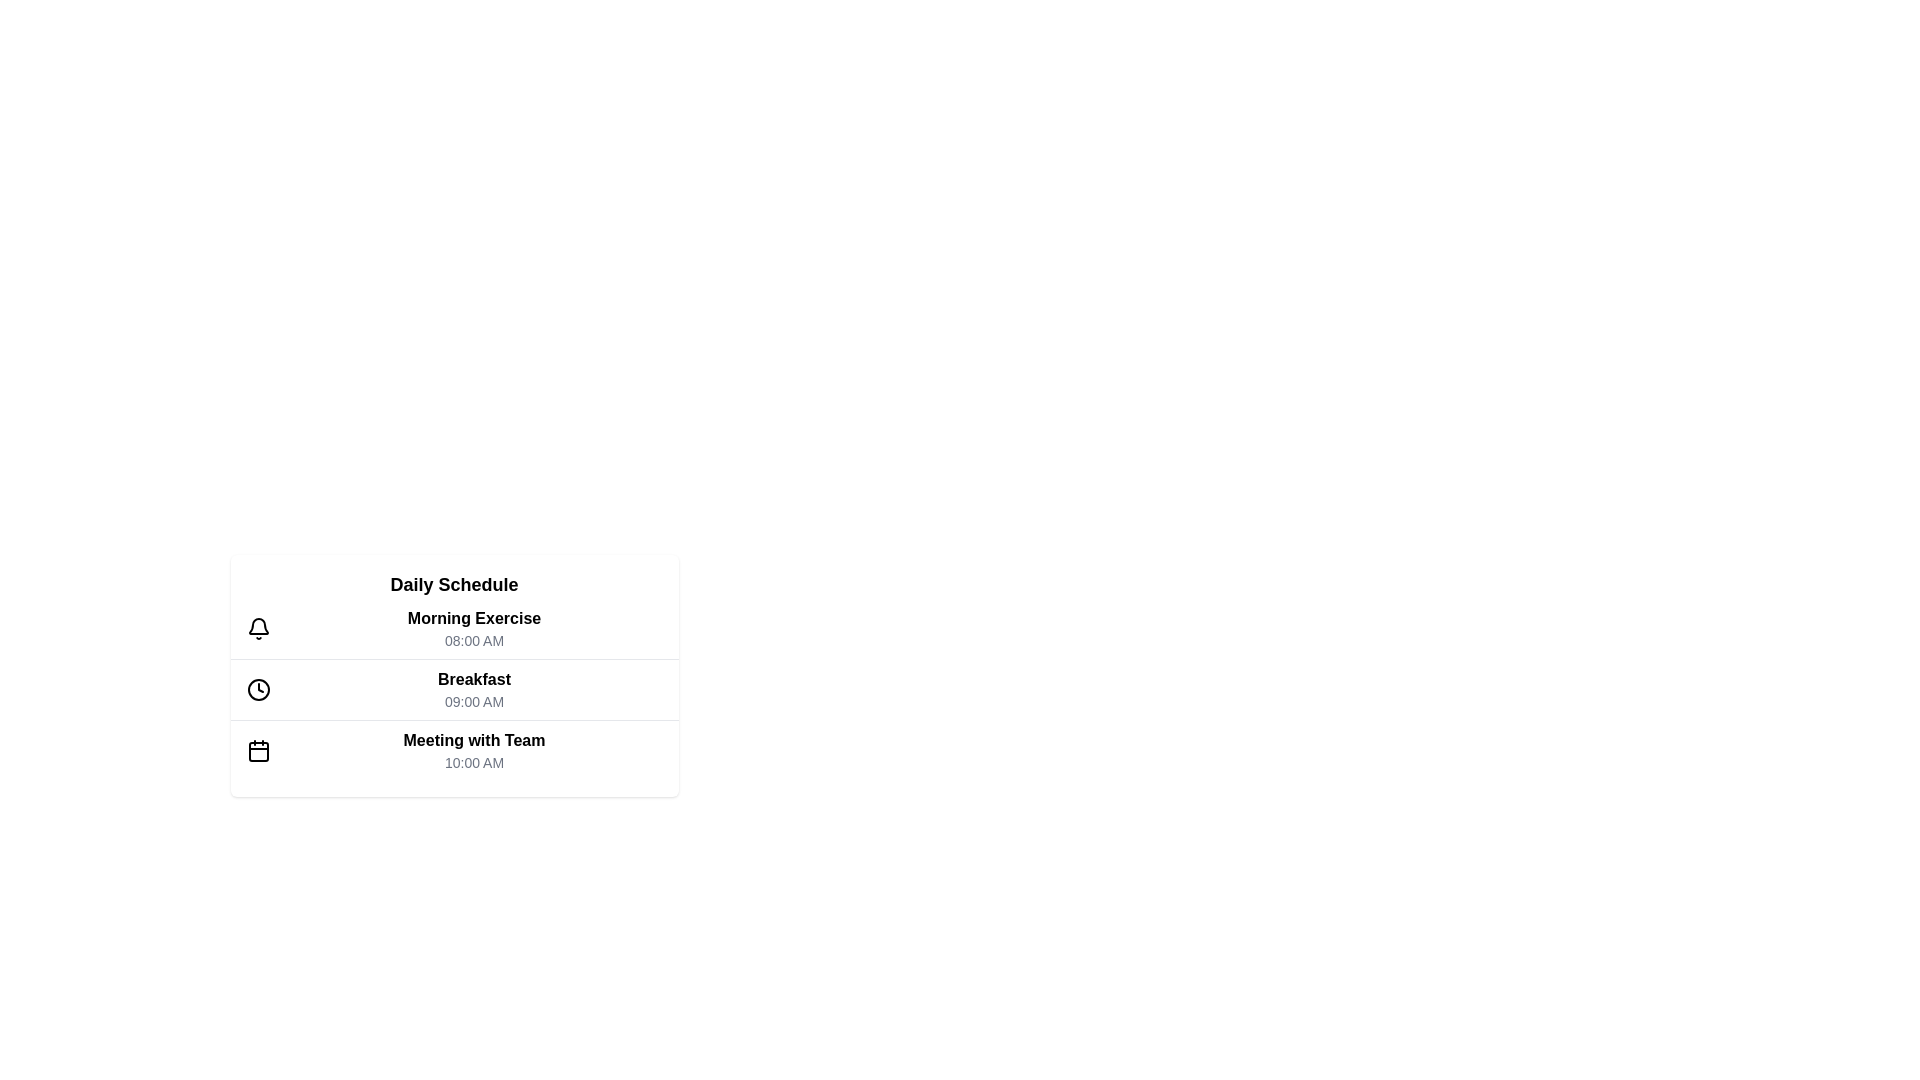 The image size is (1920, 1080). Describe the element at coordinates (473, 740) in the screenshot. I see `text label displaying 'Meeting with Team' which is situated in the third row of events within the 'Daily Schedule' card` at that location.